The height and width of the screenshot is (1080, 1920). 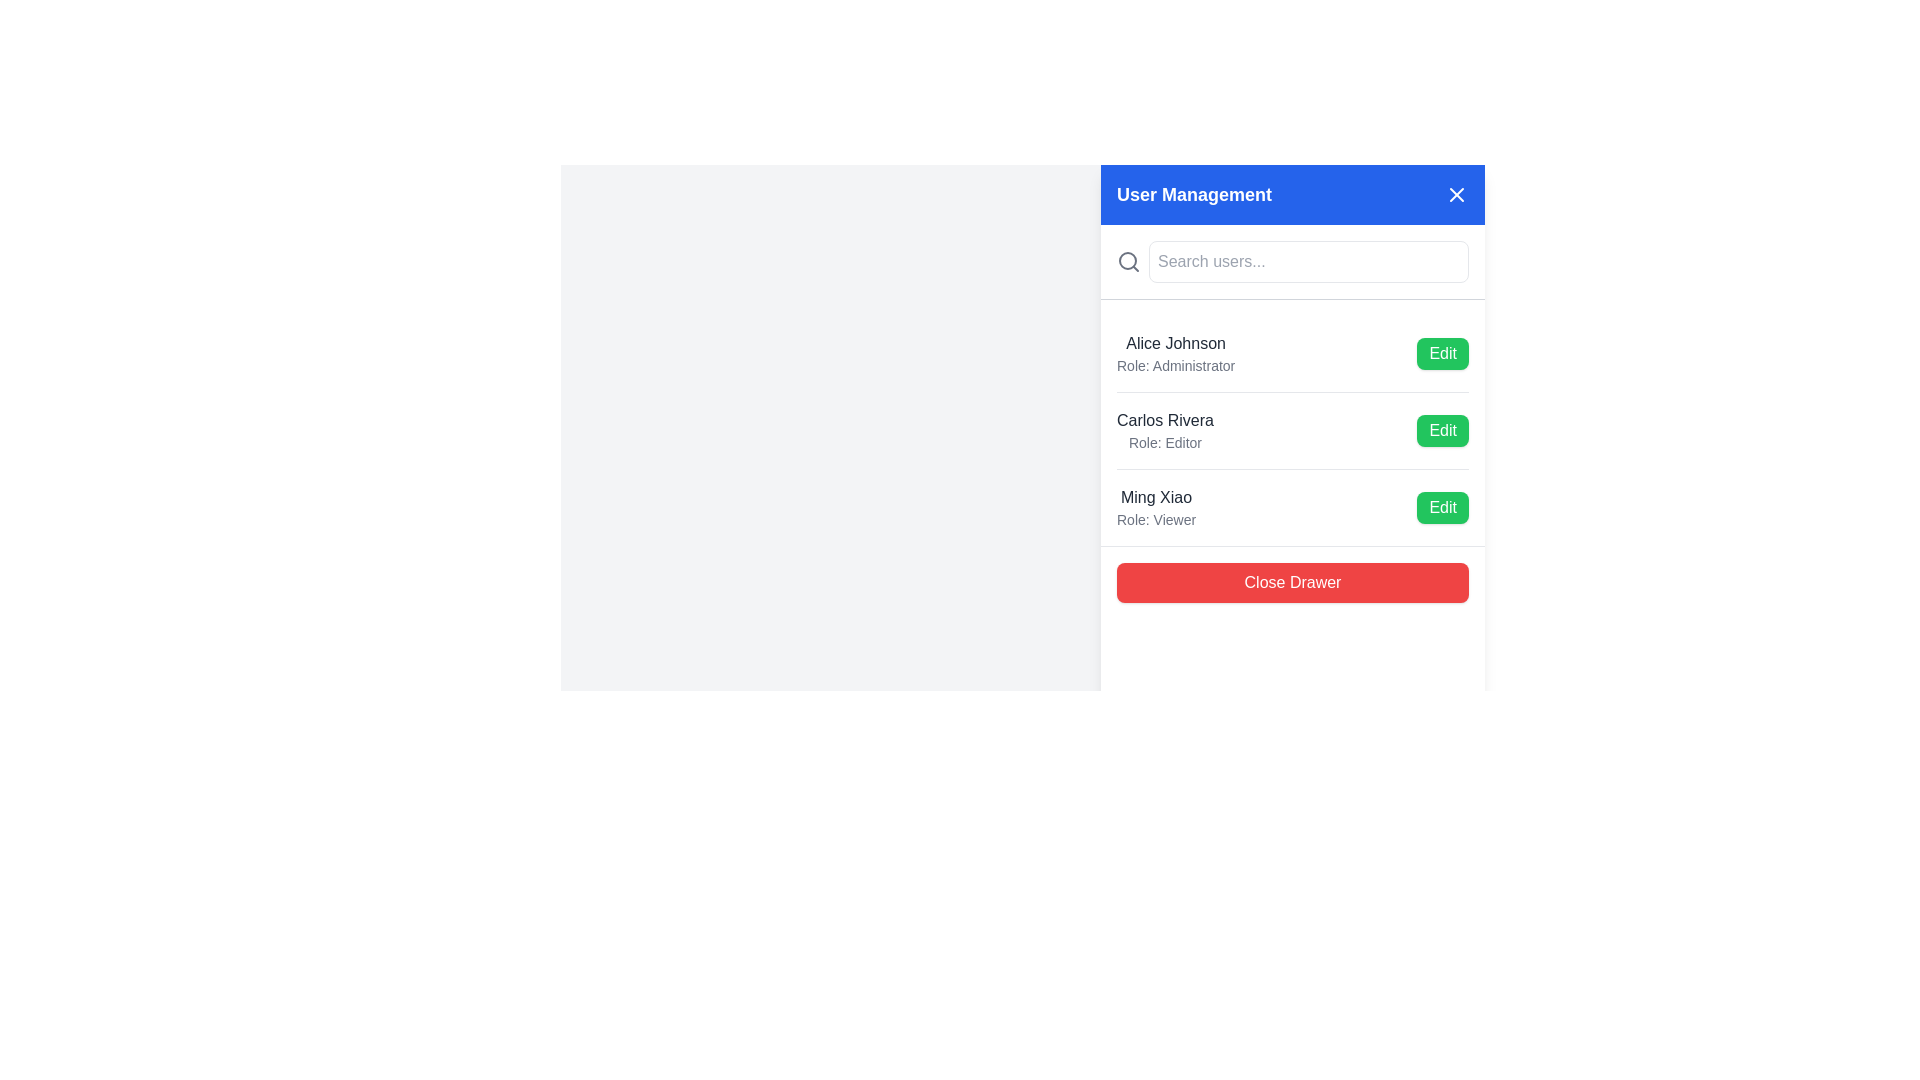 I want to click on the text display element showing 'Alice Johnson' aligned to the left in the user management panel, located in the topmost row, adjacent to the green 'Edit' button, so click(x=1176, y=353).